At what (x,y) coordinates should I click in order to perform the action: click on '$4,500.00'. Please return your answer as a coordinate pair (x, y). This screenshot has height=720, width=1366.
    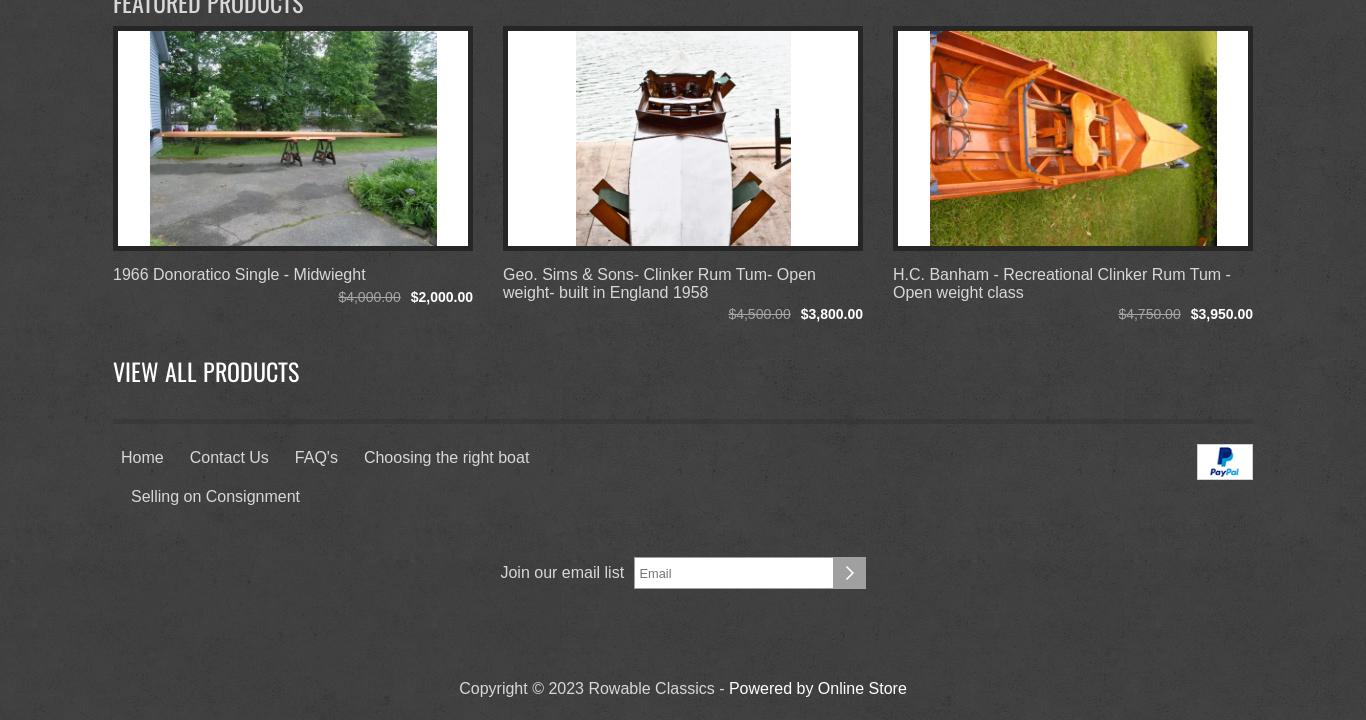
    Looking at the image, I should click on (727, 313).